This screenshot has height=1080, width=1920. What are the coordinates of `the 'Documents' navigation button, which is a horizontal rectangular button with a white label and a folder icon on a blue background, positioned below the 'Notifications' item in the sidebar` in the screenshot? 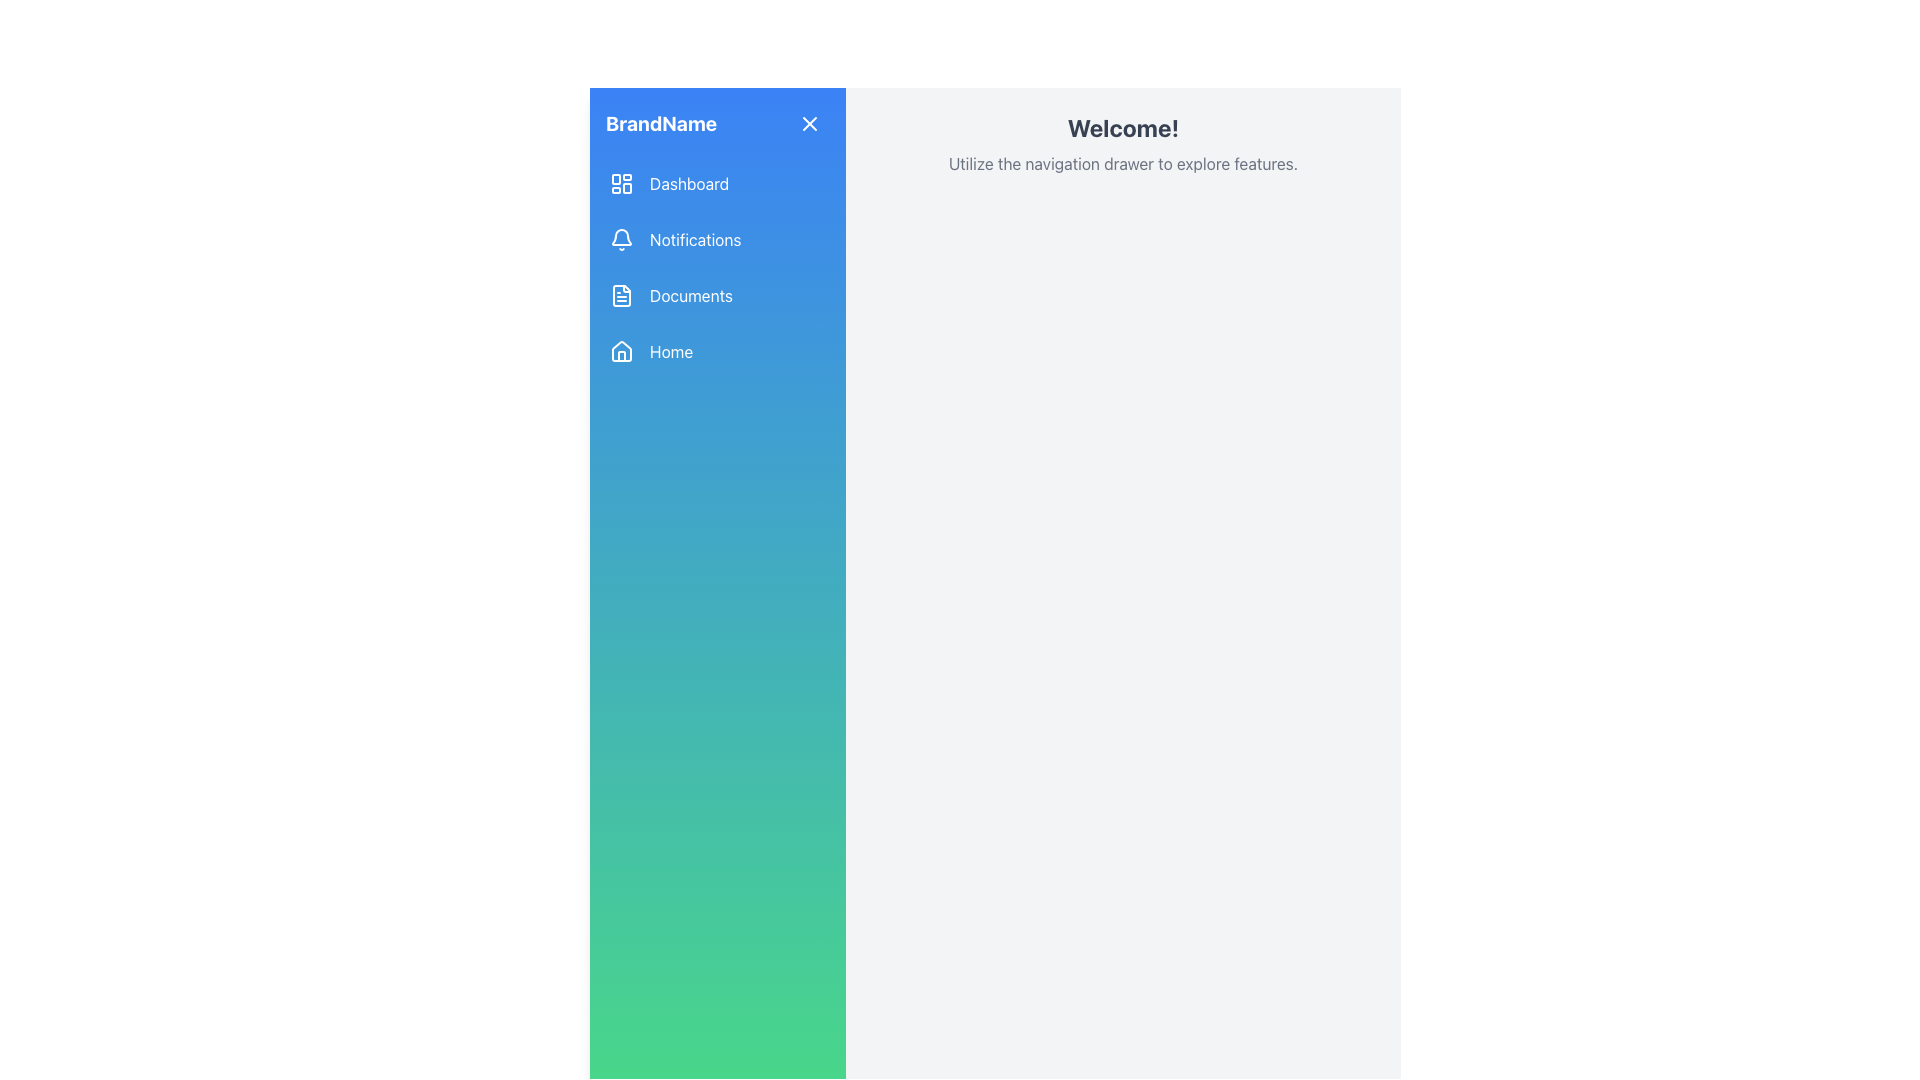 It's located at (671, 296).